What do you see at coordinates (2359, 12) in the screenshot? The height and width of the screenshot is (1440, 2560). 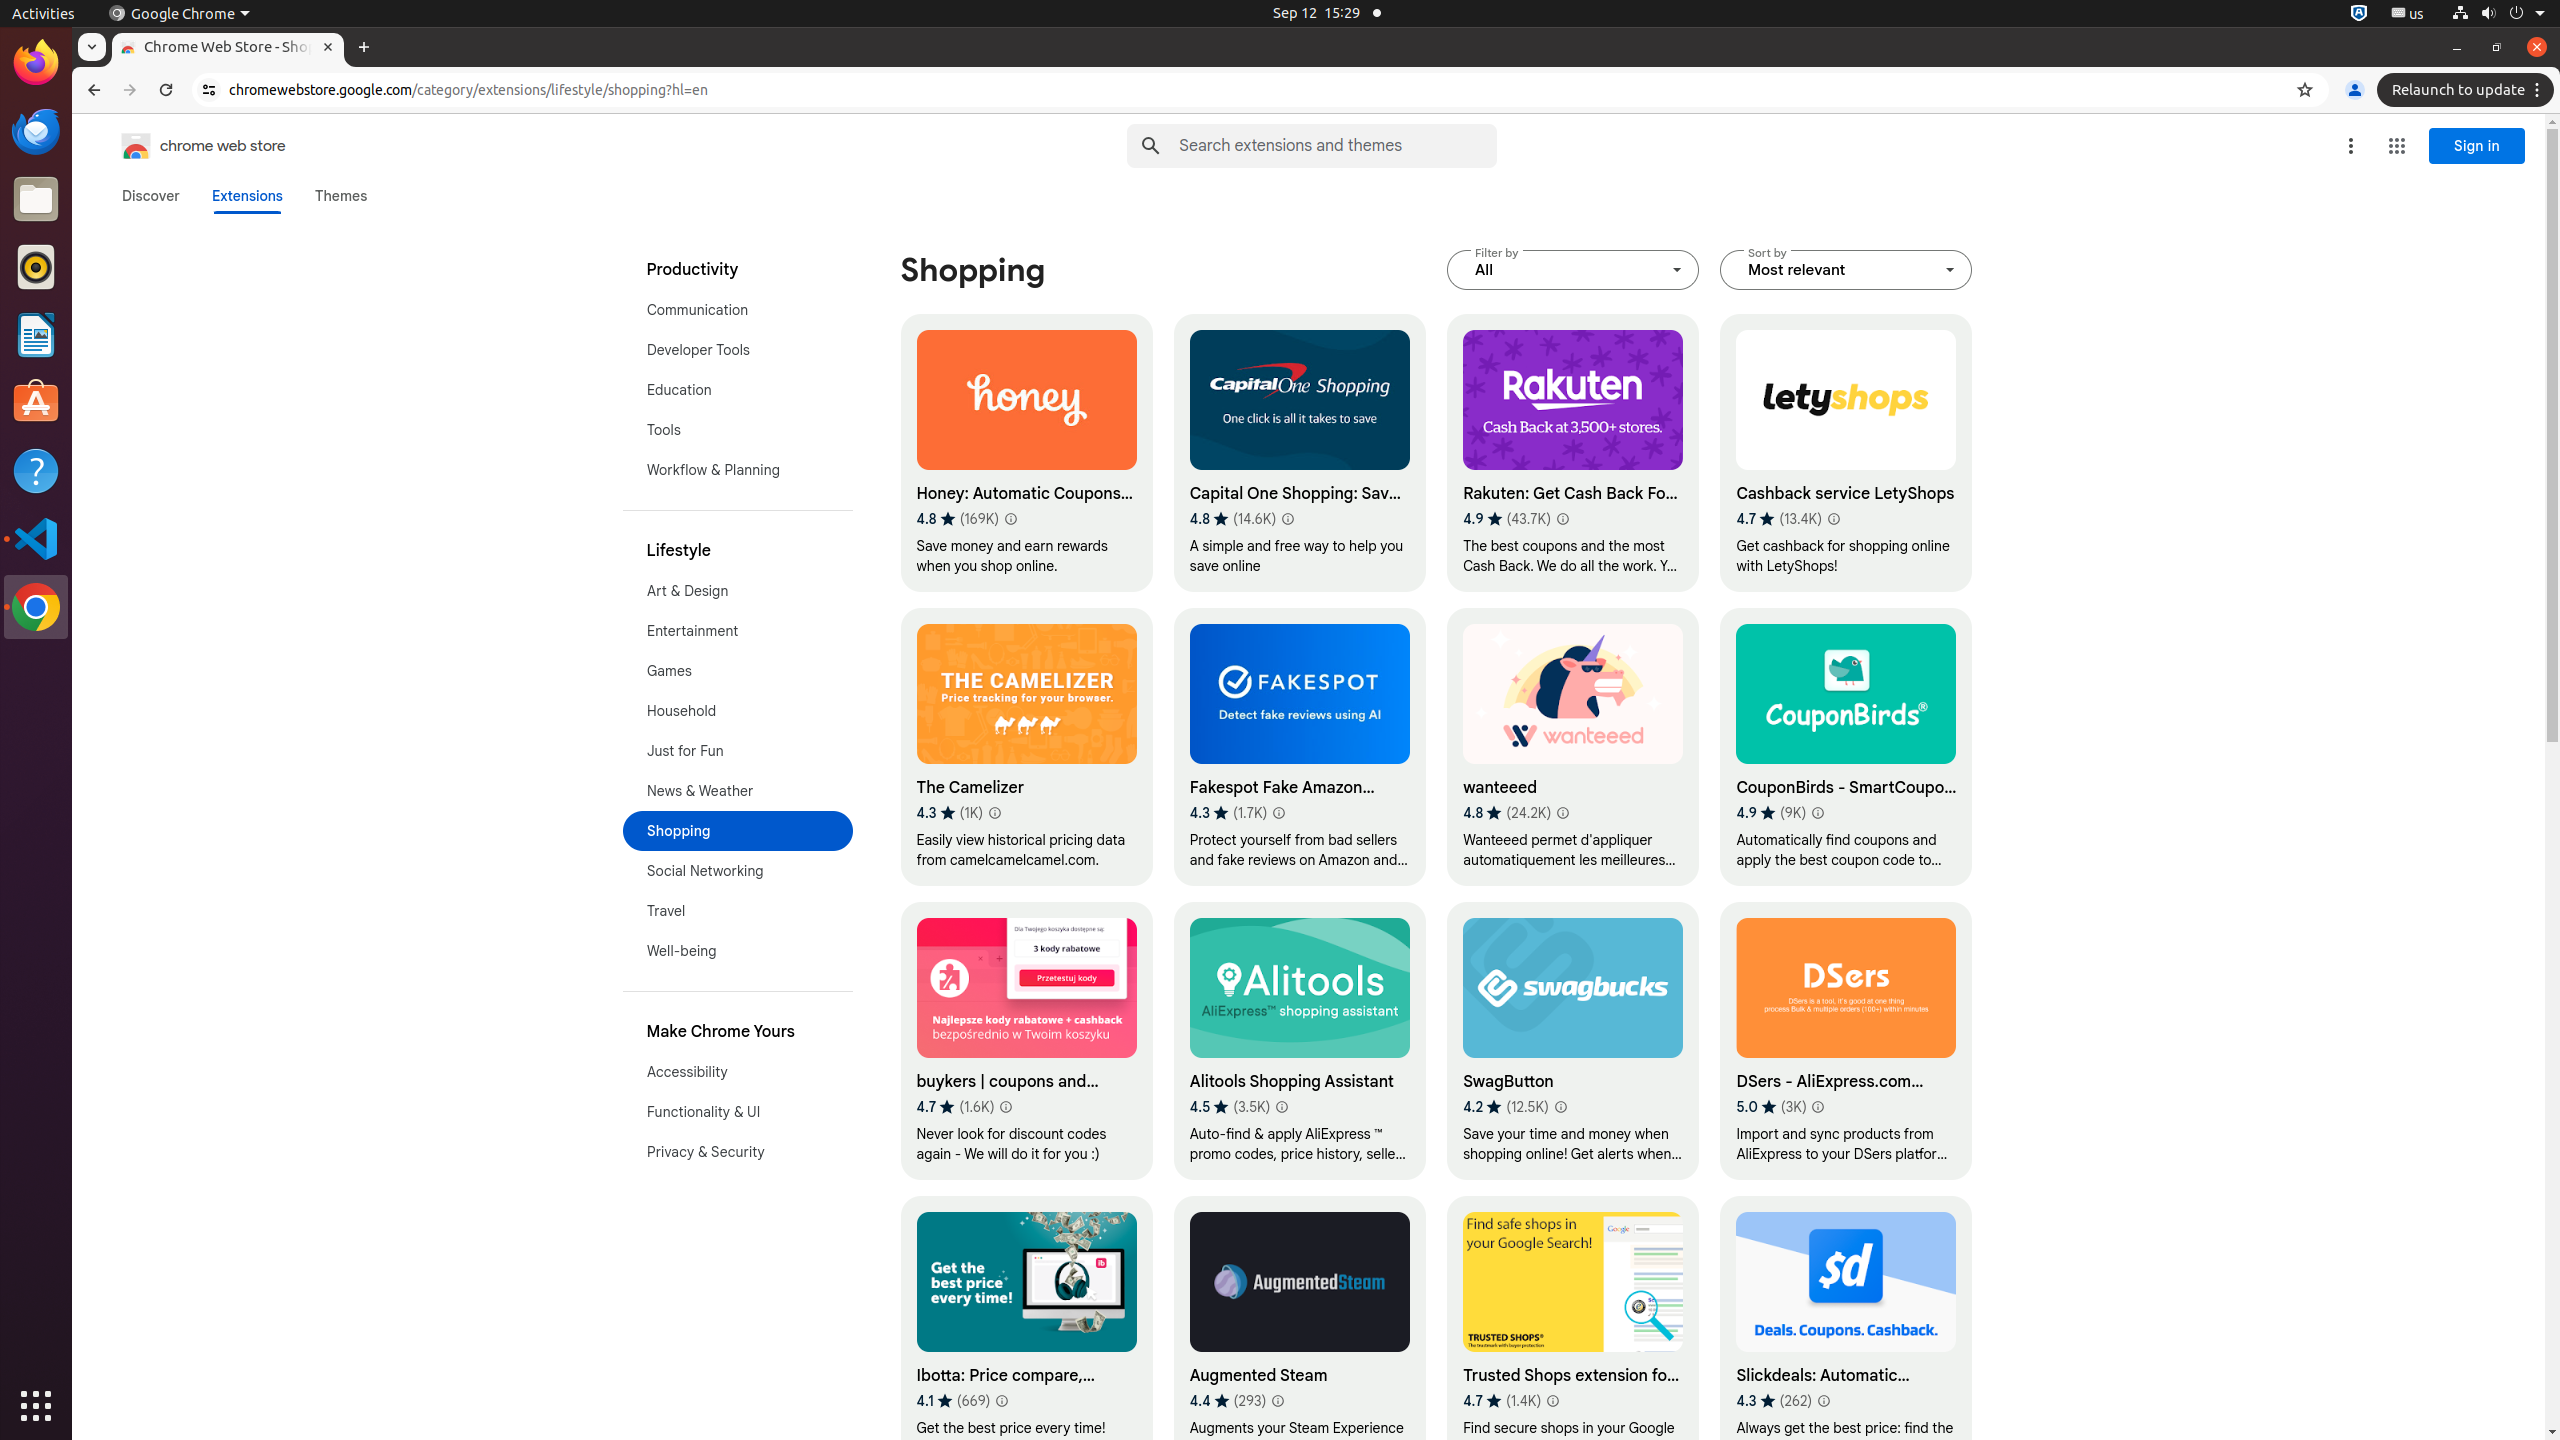 I see `':1.72/StatusNotifierItem'` at bounding box center [2359, 12].